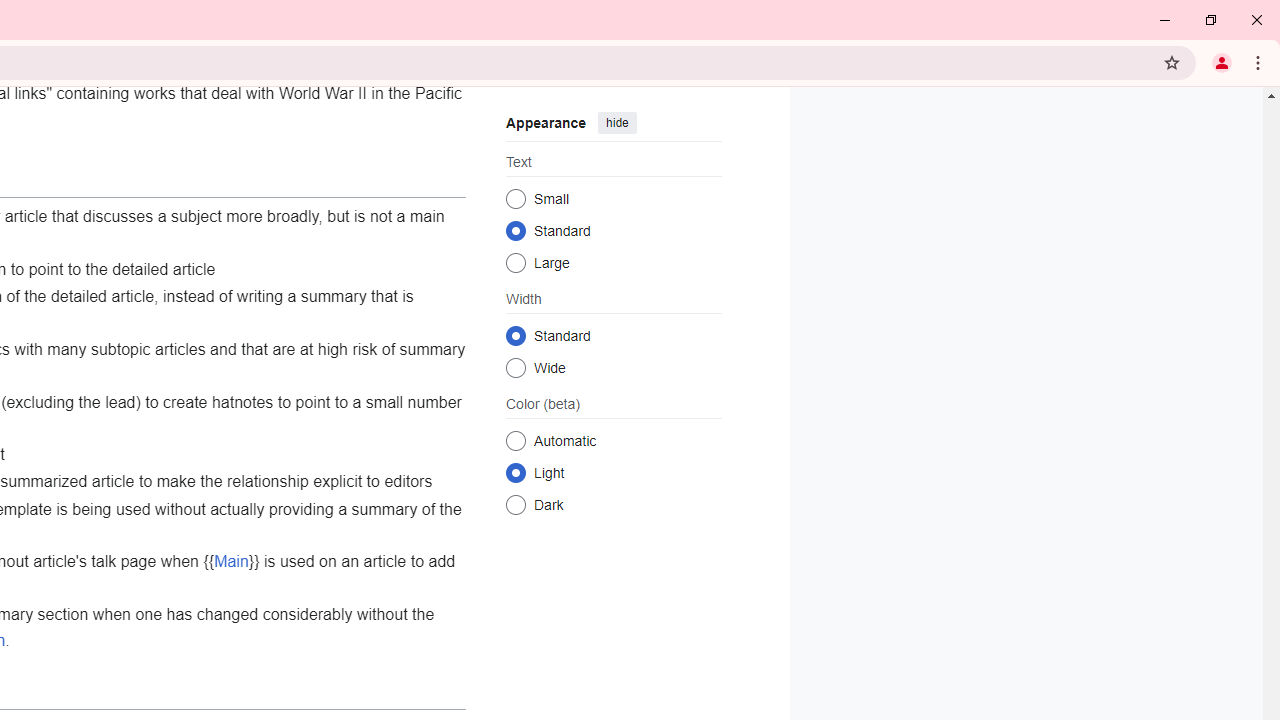 The width and height of the screenshot is (1280, 720). Describe the element at coordinates (515, 334) in the screenshot. I see `'Standard'` at that location.